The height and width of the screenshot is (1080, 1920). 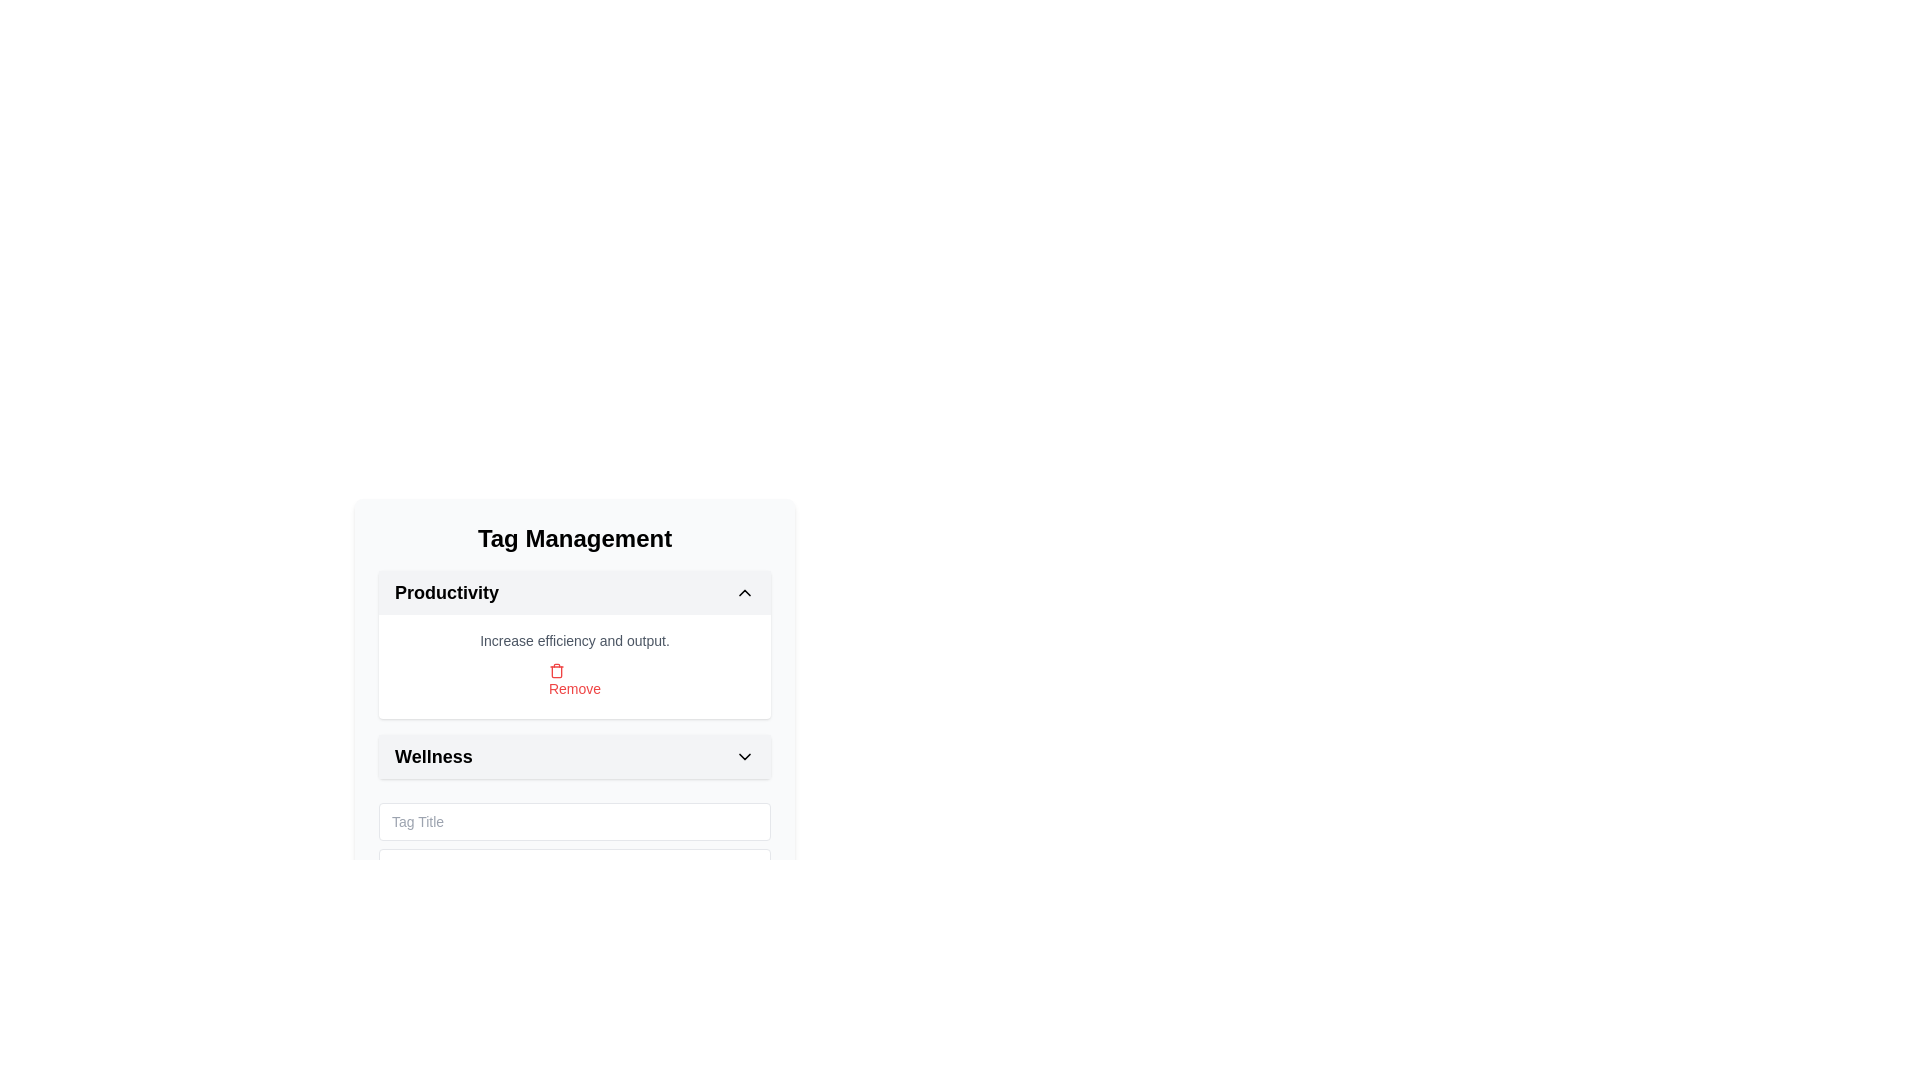 I want to click on the Chevron Down icon located on the right side of the 'Wellness' section, so click(x=743, y=756).